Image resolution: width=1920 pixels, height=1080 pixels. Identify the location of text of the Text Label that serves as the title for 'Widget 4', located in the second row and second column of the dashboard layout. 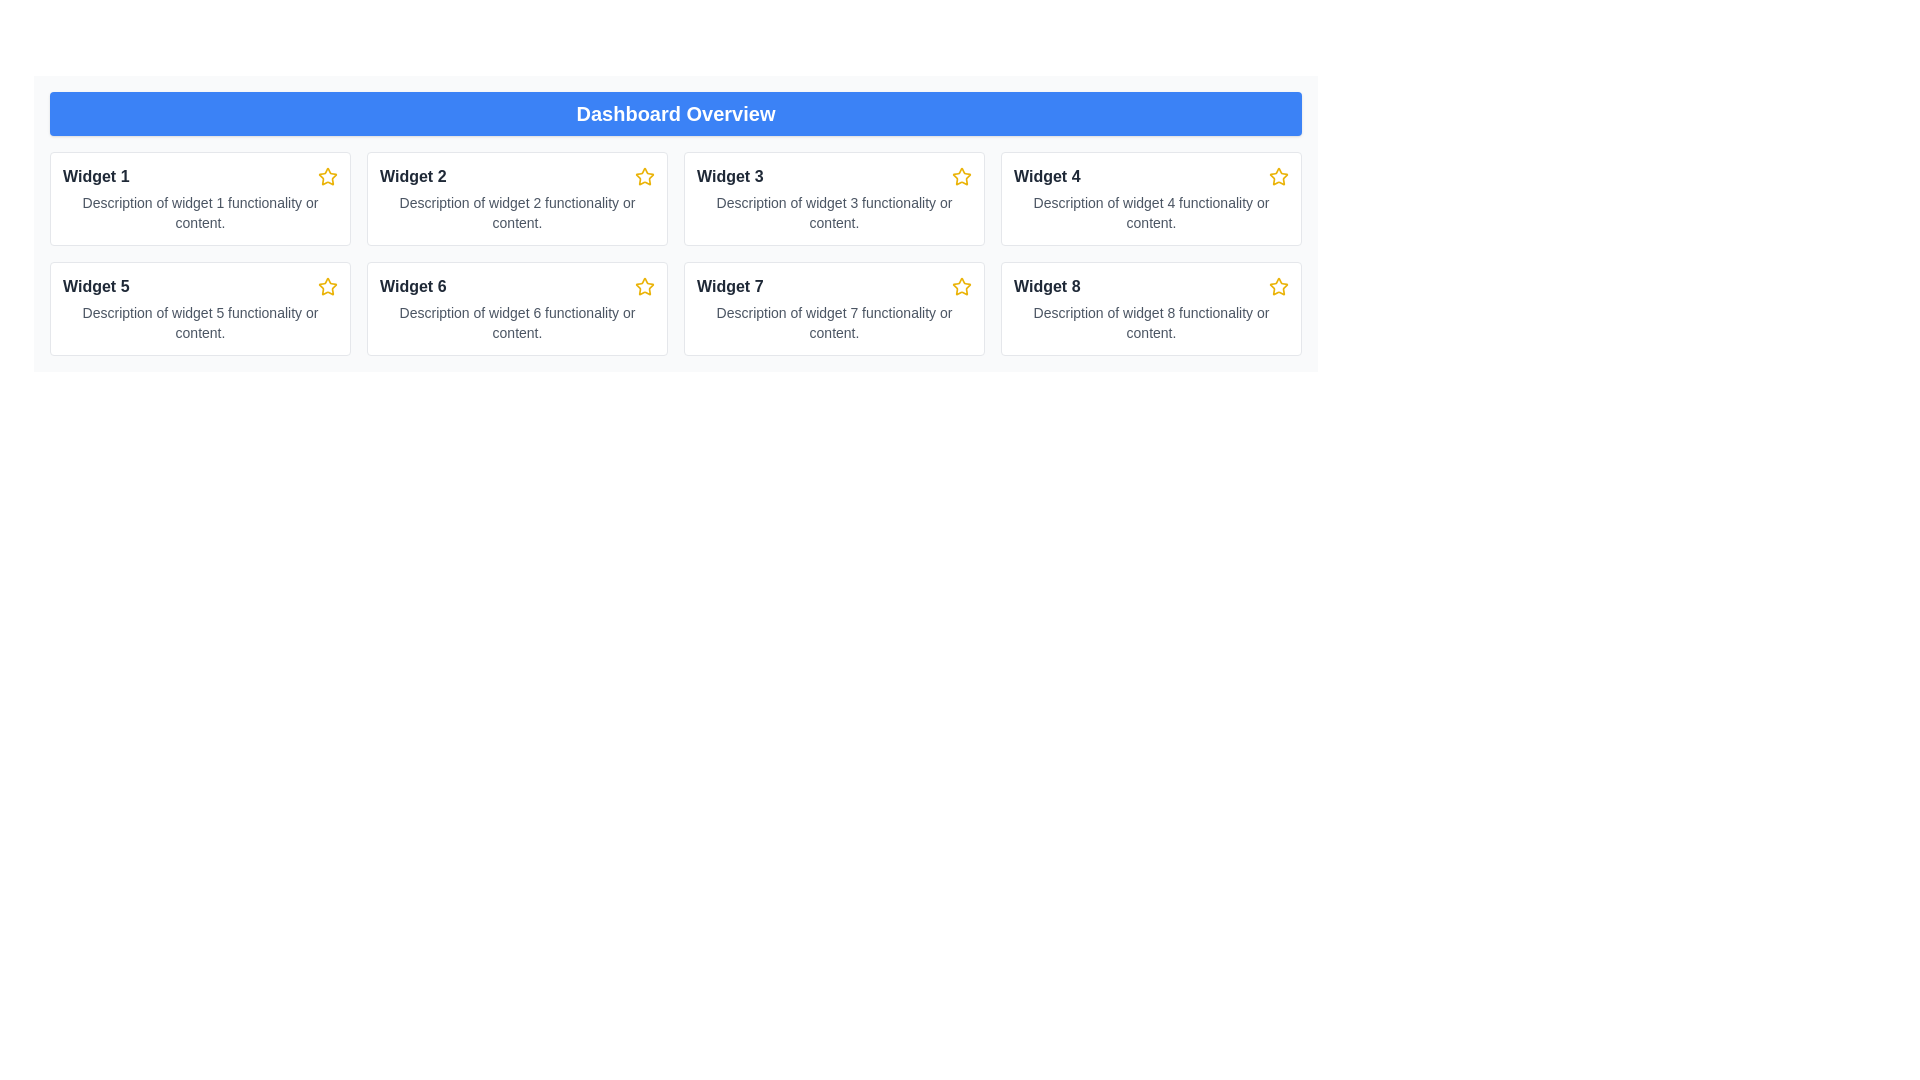
(1046, 176).